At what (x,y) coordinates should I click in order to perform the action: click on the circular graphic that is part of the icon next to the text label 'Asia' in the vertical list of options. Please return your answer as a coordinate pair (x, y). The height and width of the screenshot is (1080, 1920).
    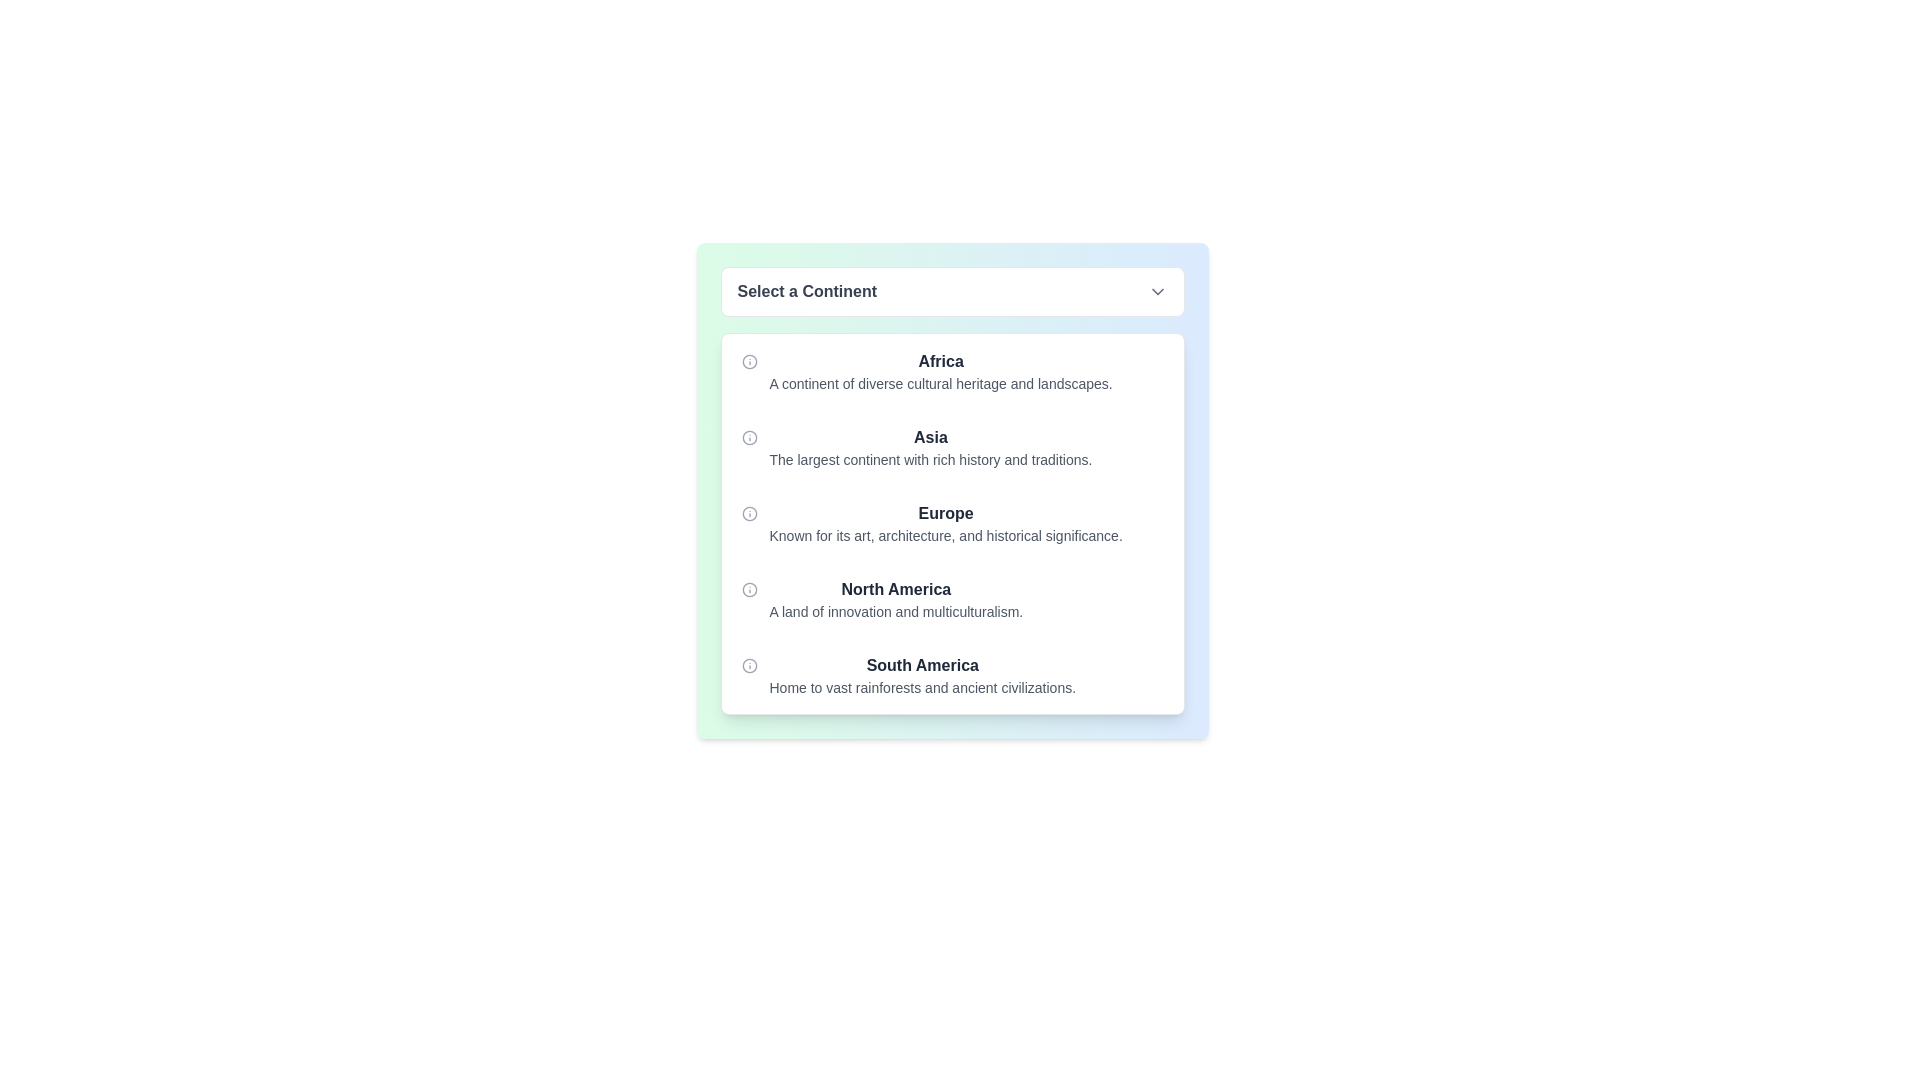
    Looking at the image, I should click on (748, 437).